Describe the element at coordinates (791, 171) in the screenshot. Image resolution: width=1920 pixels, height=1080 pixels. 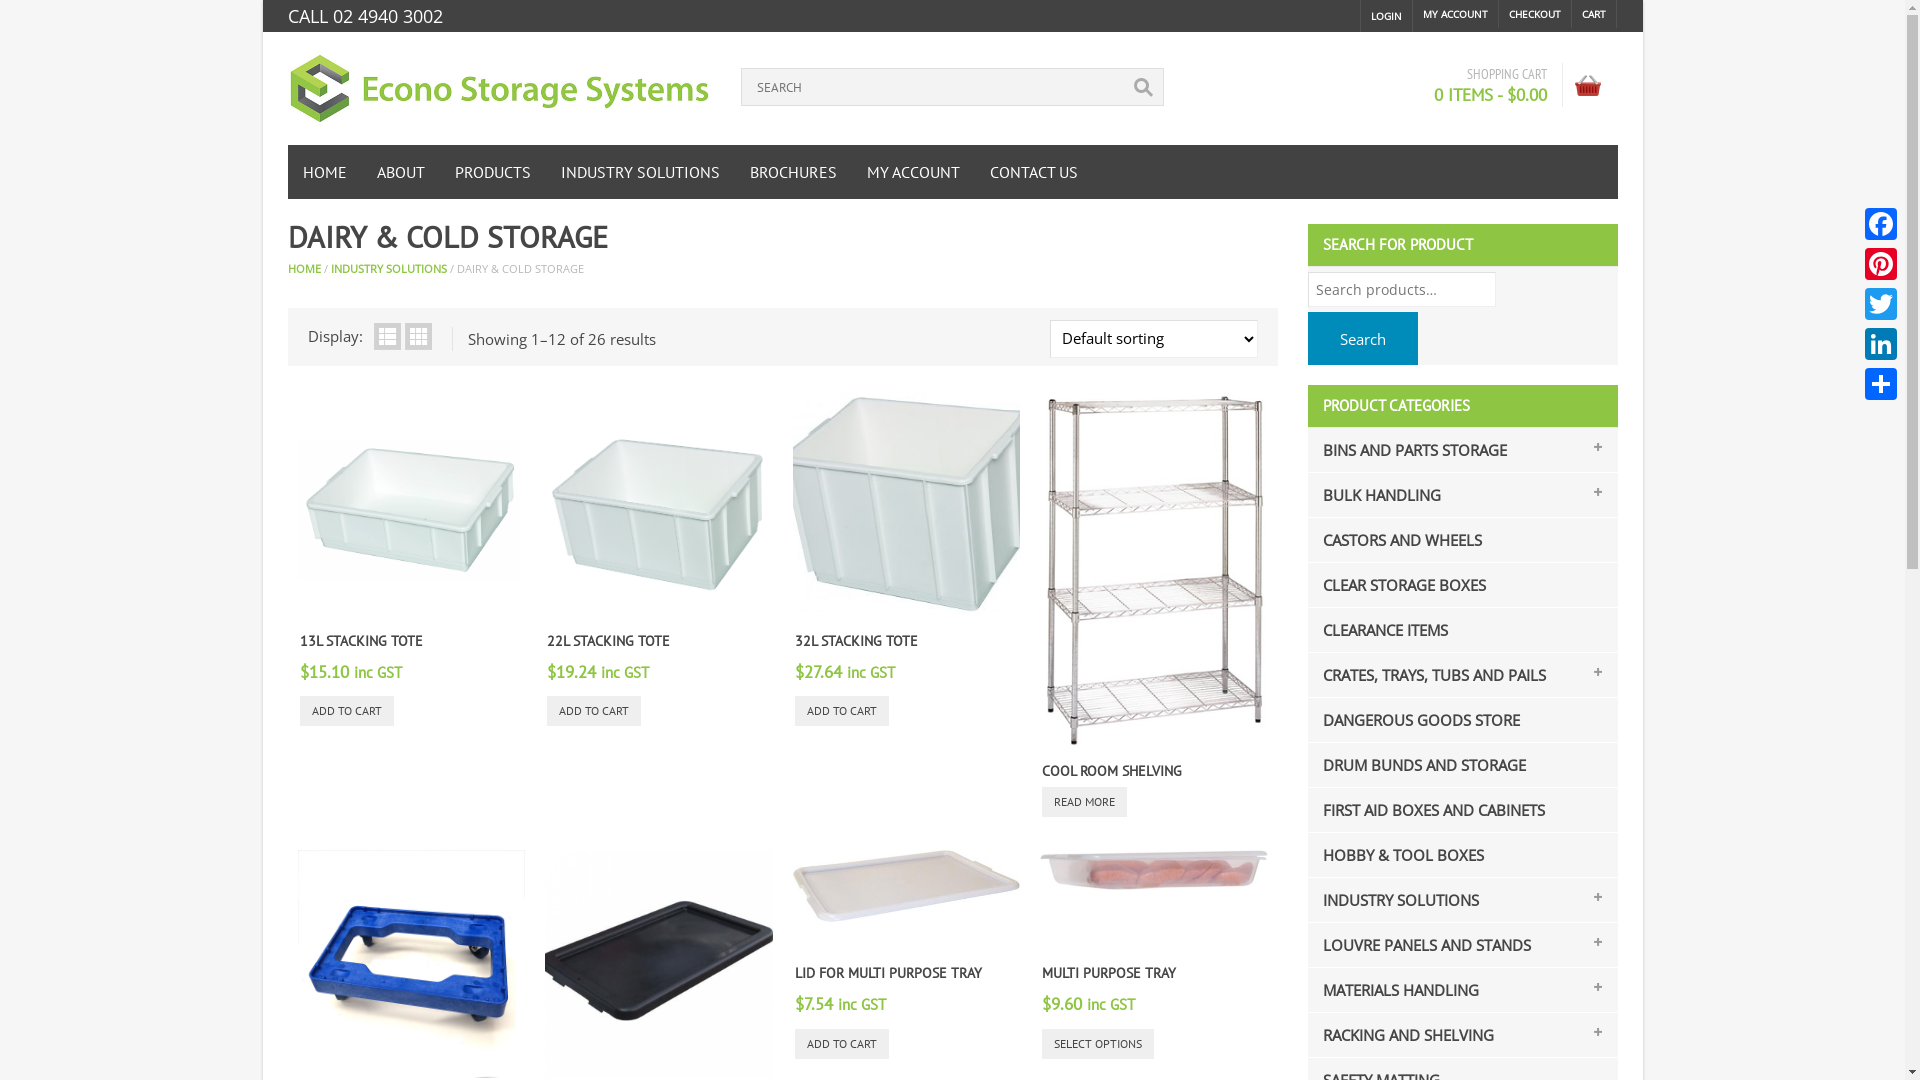
I see `'BROCHURES'` at that location.